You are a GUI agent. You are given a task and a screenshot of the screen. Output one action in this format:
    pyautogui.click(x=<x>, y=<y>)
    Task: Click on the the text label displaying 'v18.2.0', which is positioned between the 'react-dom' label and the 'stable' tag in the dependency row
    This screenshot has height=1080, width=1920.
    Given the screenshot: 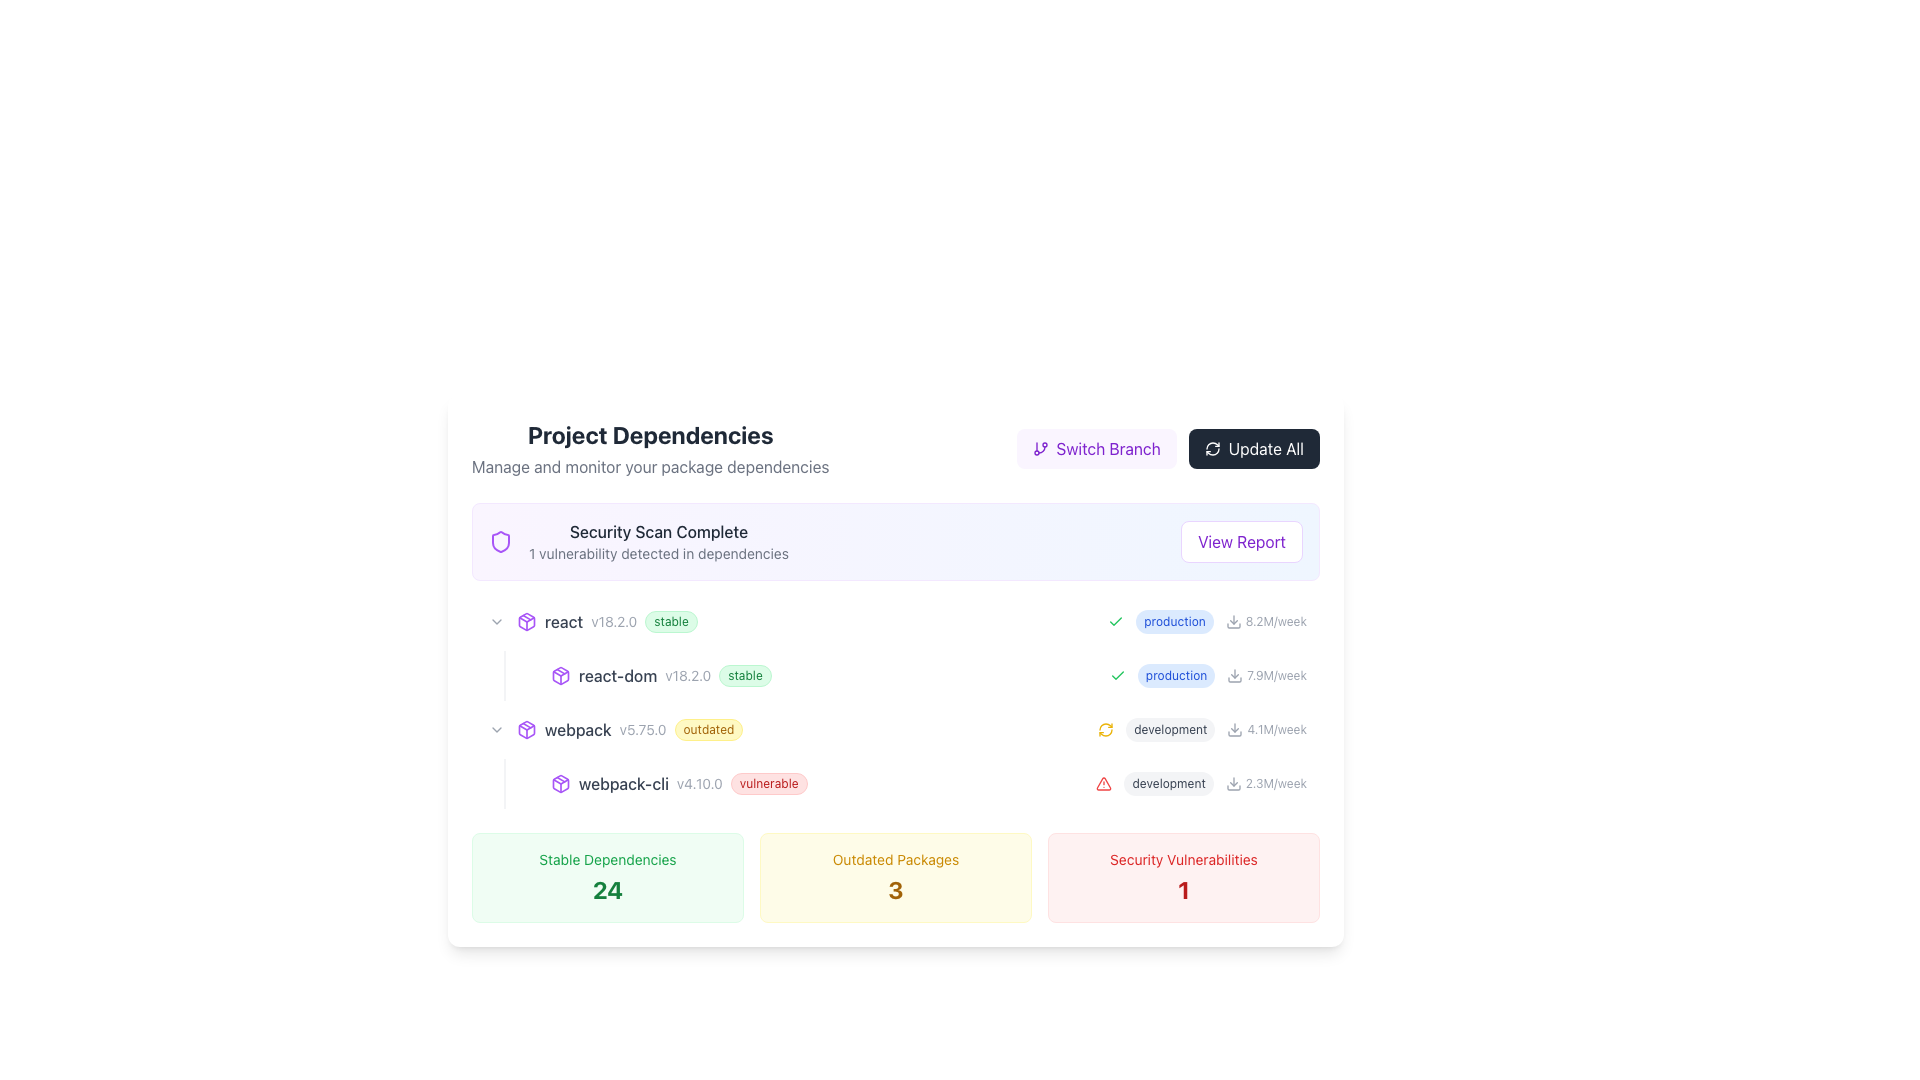 What is the action you would take?
    pyautogui.click(x=688, y=675)
    